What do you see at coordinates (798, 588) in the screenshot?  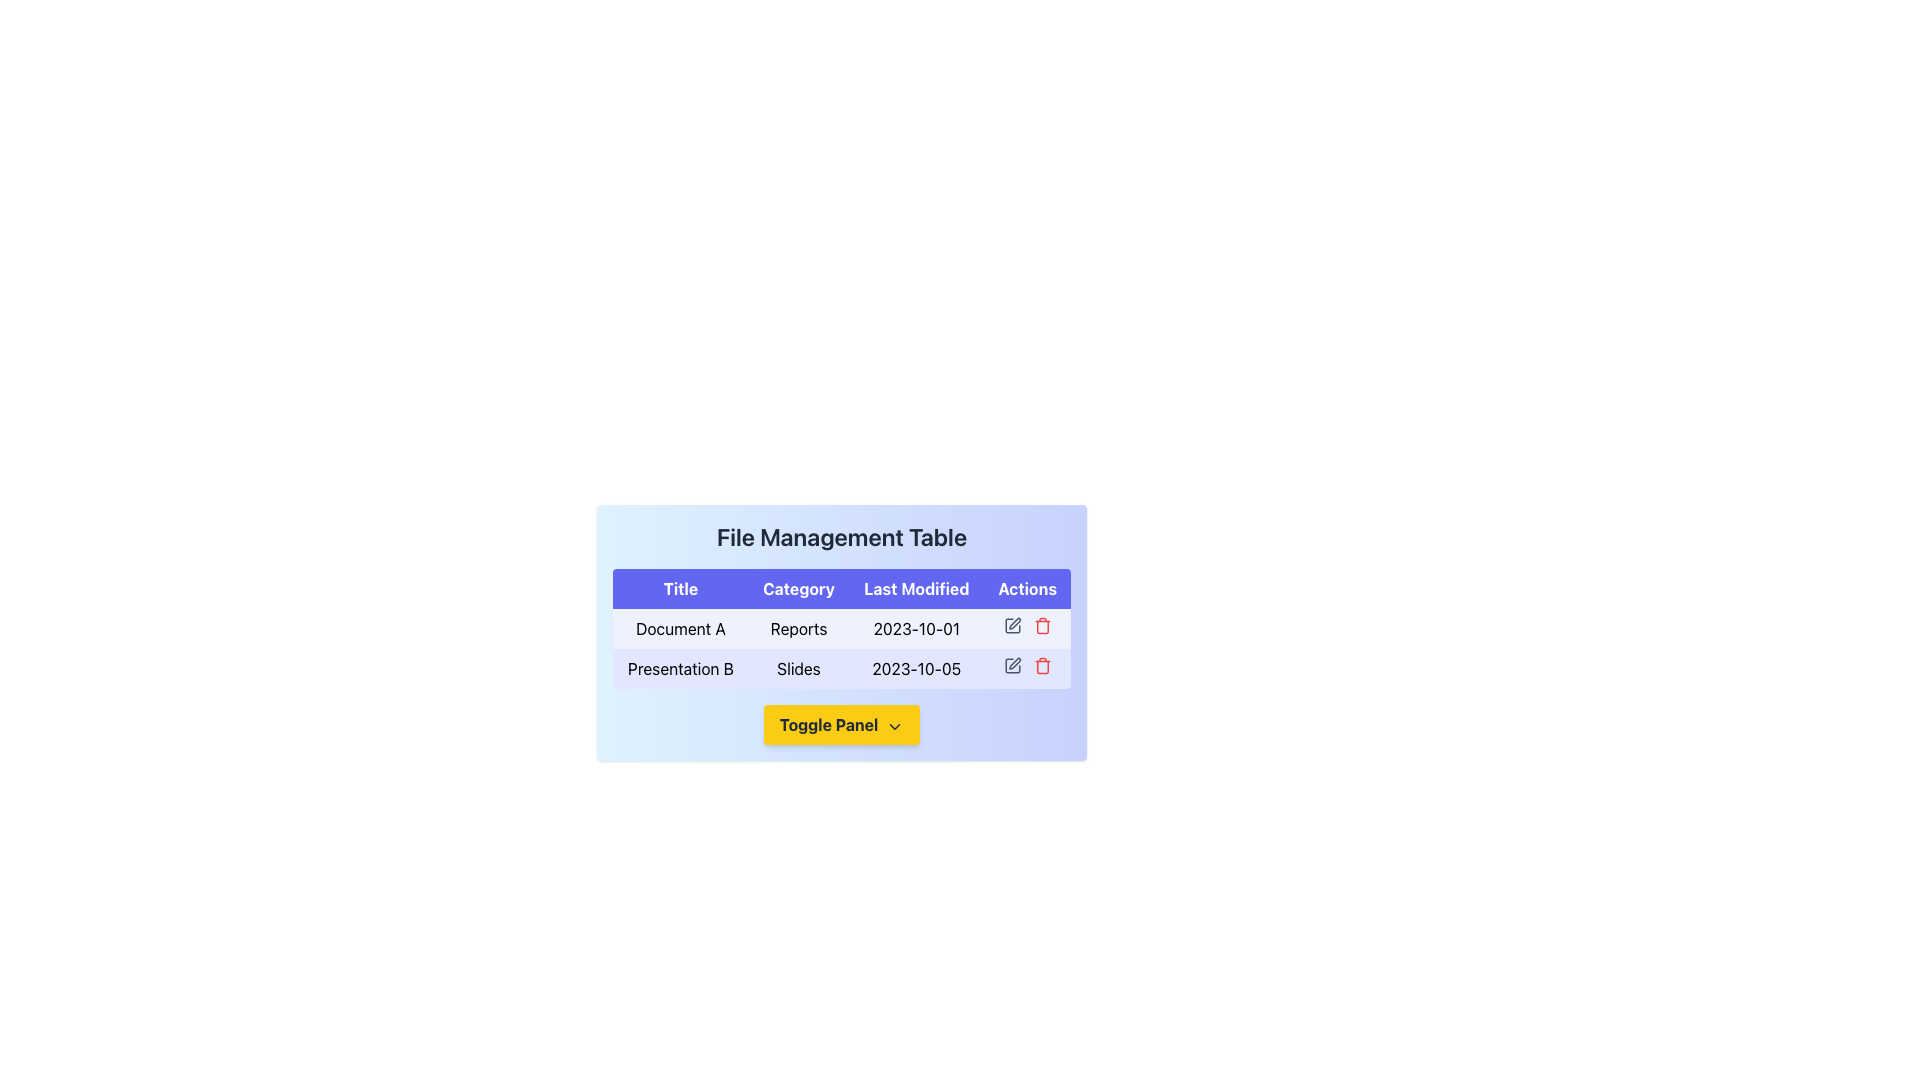 I see `the Table Header element that contains the text 'Category', styled with a white font color on a blue background, positioned as the second column header in the tabular interface` at bounding box center [798, 588].